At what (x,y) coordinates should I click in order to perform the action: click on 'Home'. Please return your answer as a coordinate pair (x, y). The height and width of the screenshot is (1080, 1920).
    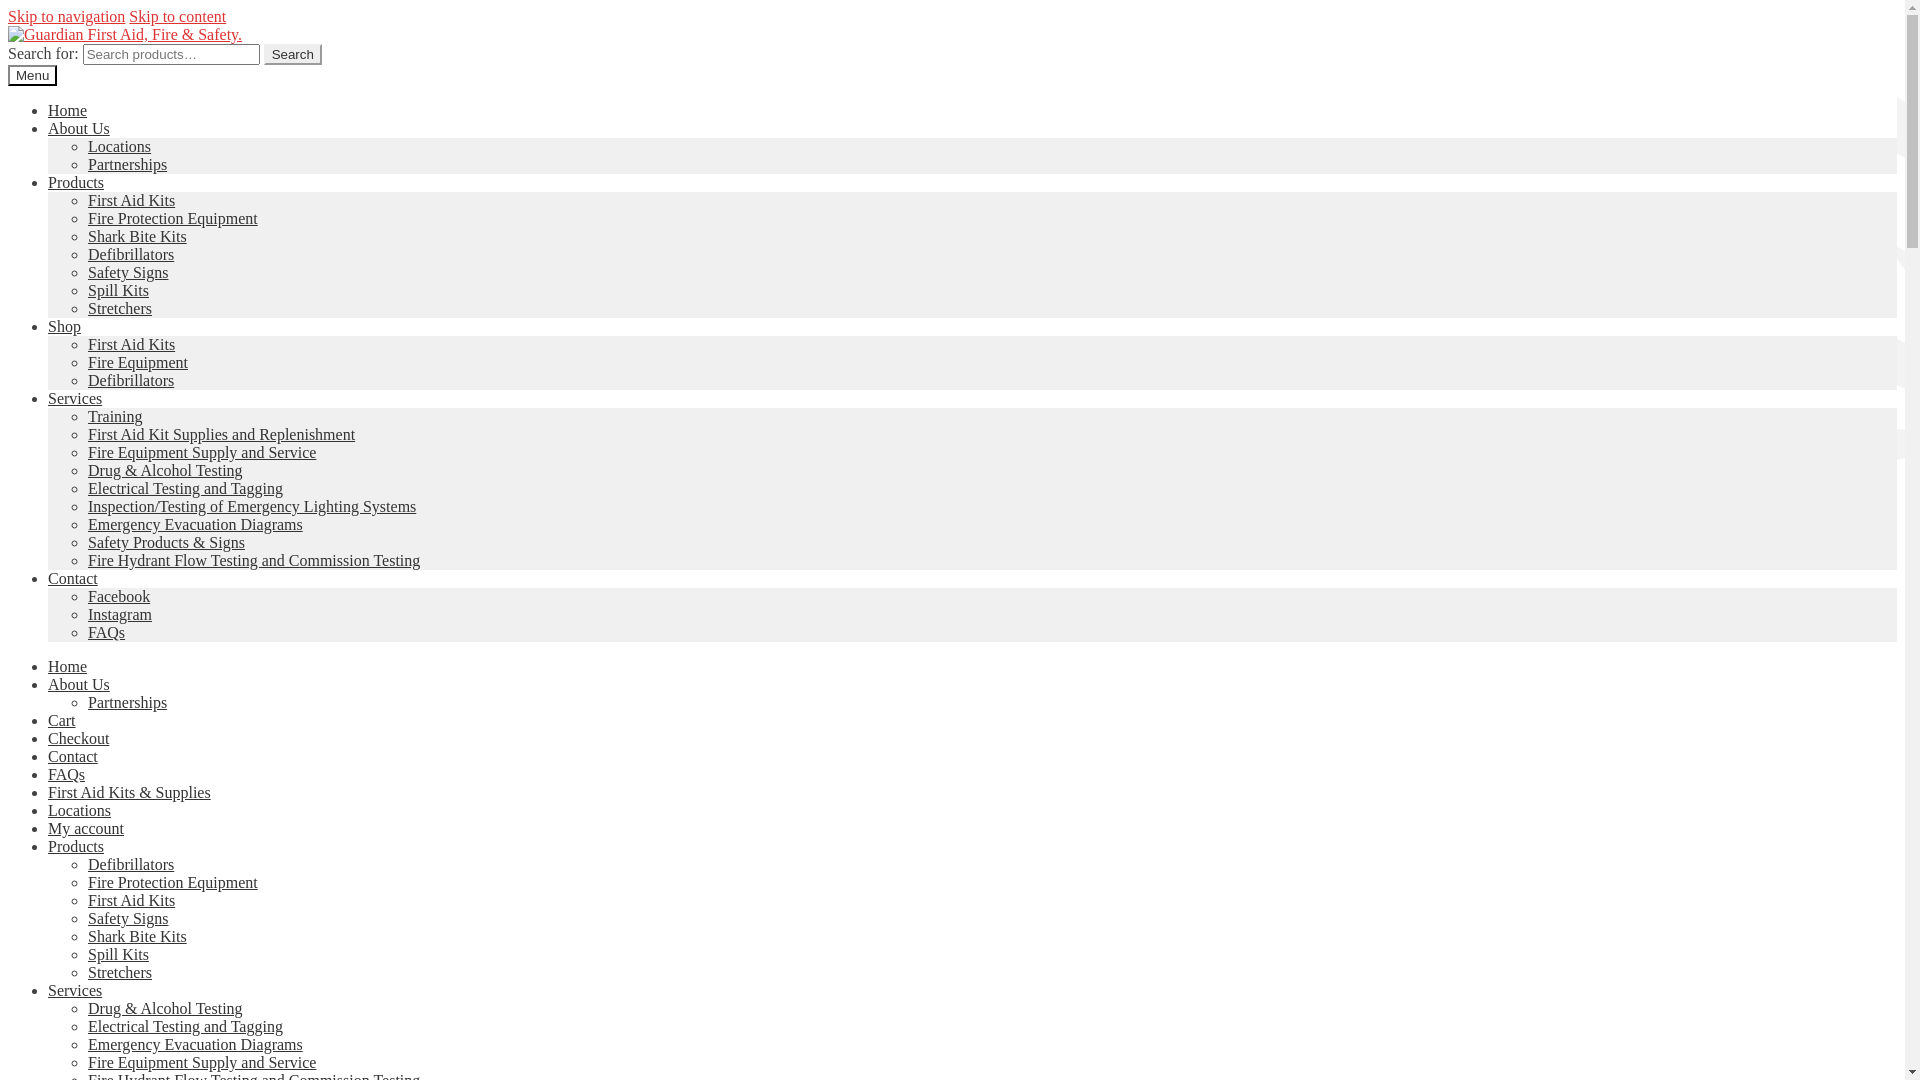
    Looking at the image, I should click on (67, 666).